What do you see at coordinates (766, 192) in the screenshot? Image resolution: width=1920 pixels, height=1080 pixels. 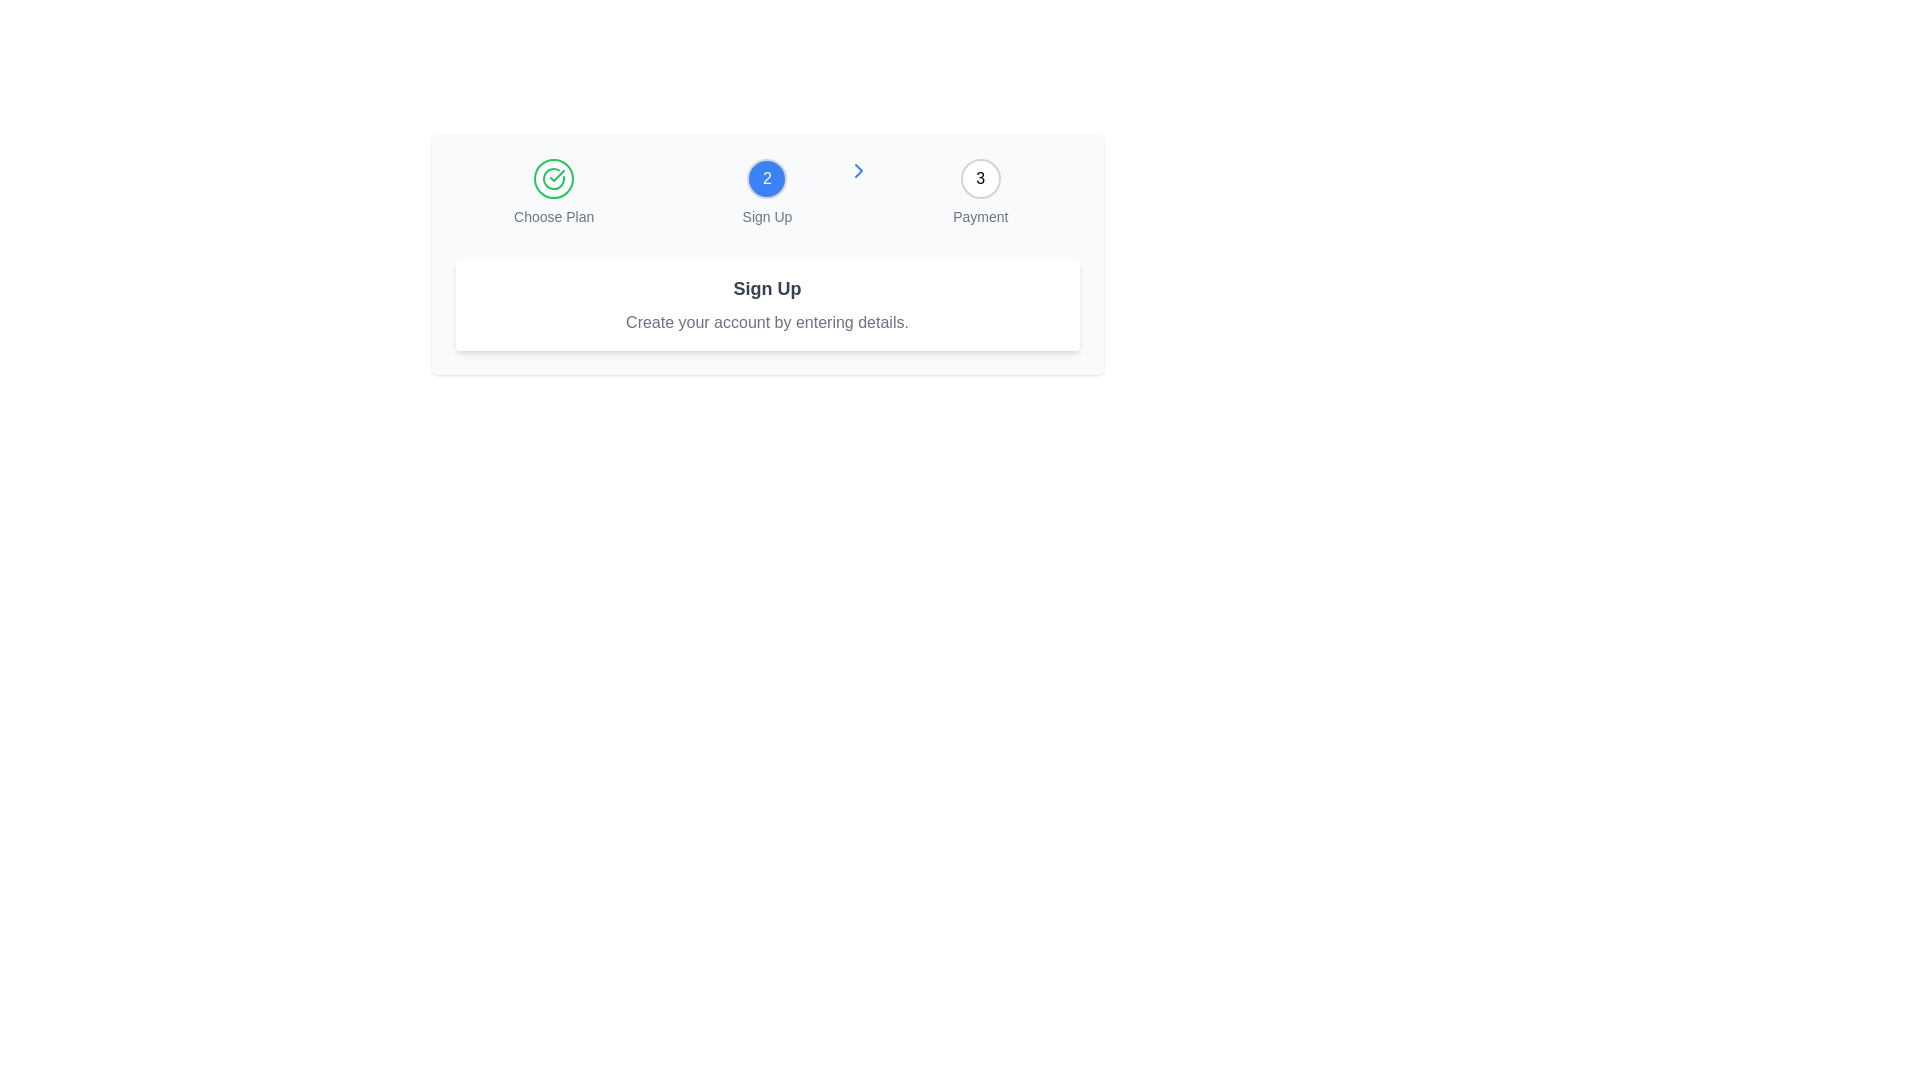 I see `the circular blue icon with the number '2' in white at its center for navigation, located above the 'Sign Up' text` at bounding box center [766, 192].